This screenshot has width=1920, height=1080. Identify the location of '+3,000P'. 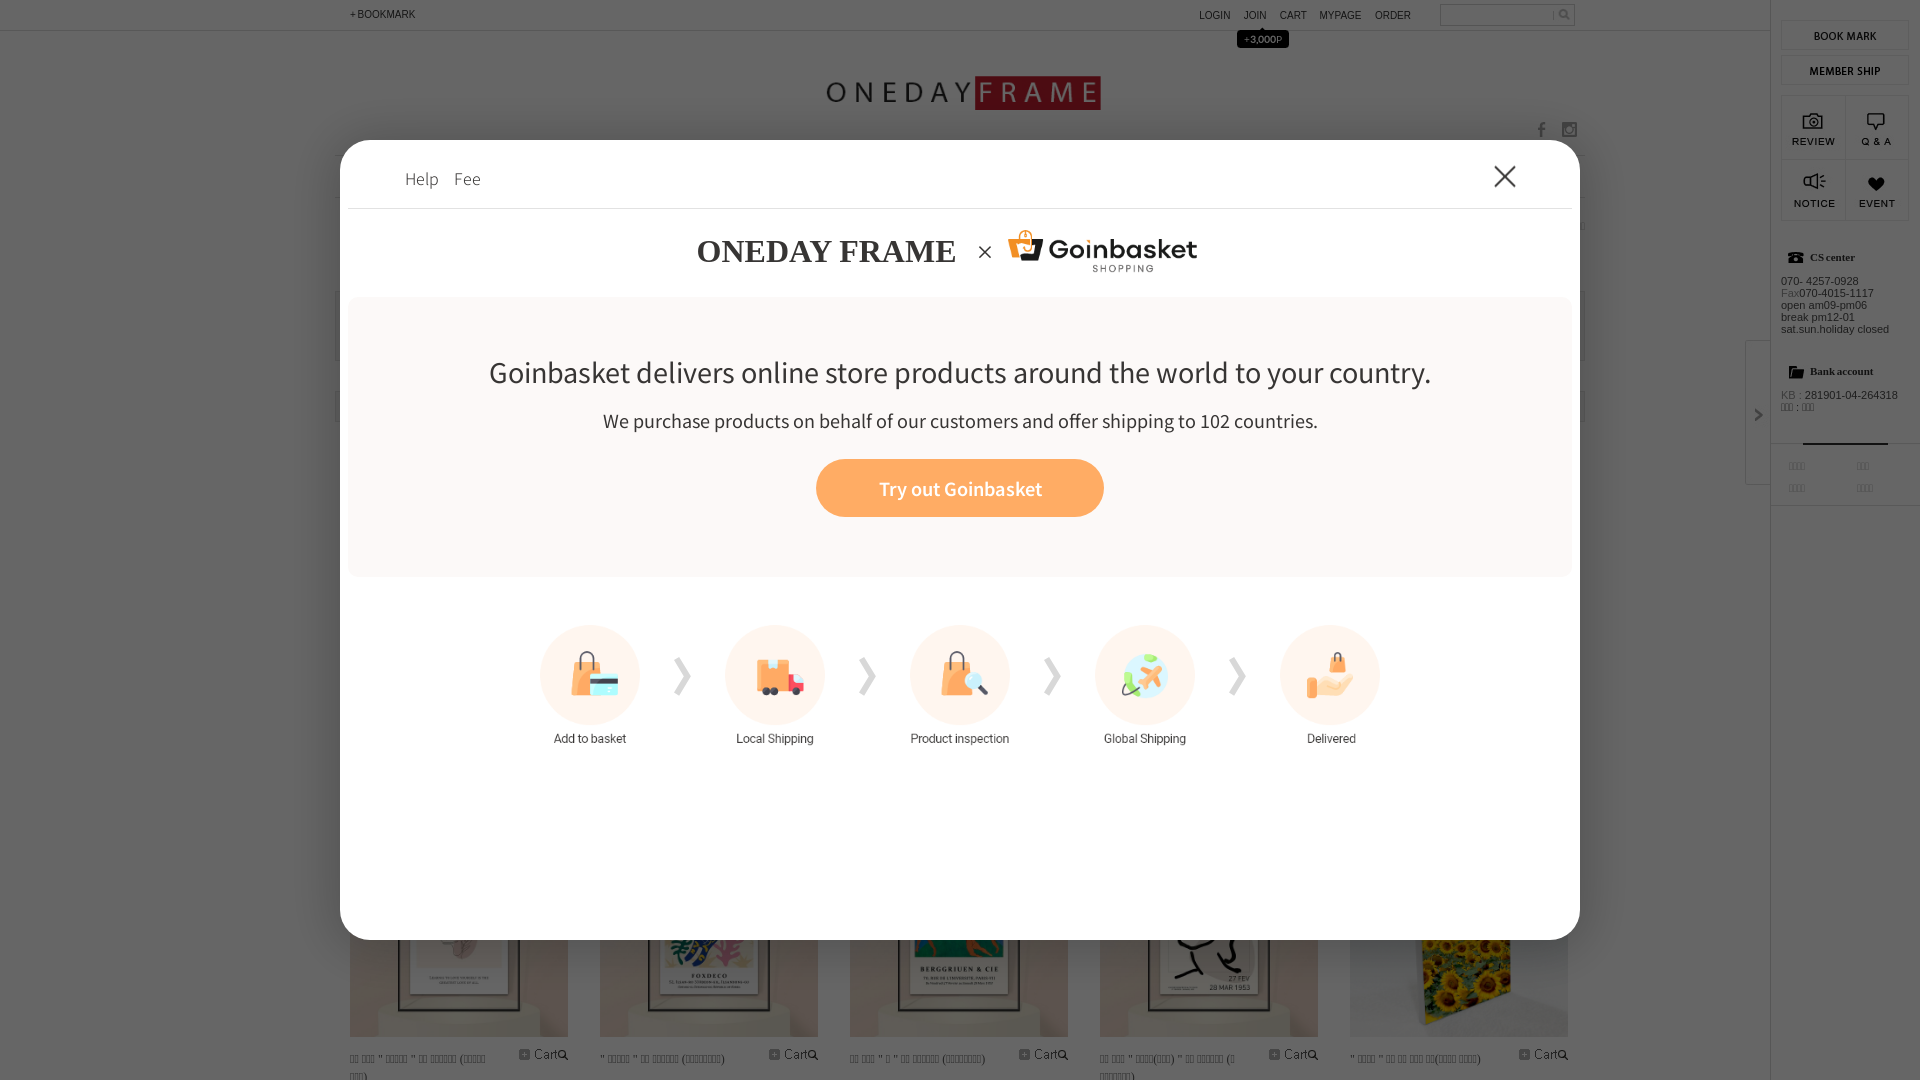
(1266, 37).